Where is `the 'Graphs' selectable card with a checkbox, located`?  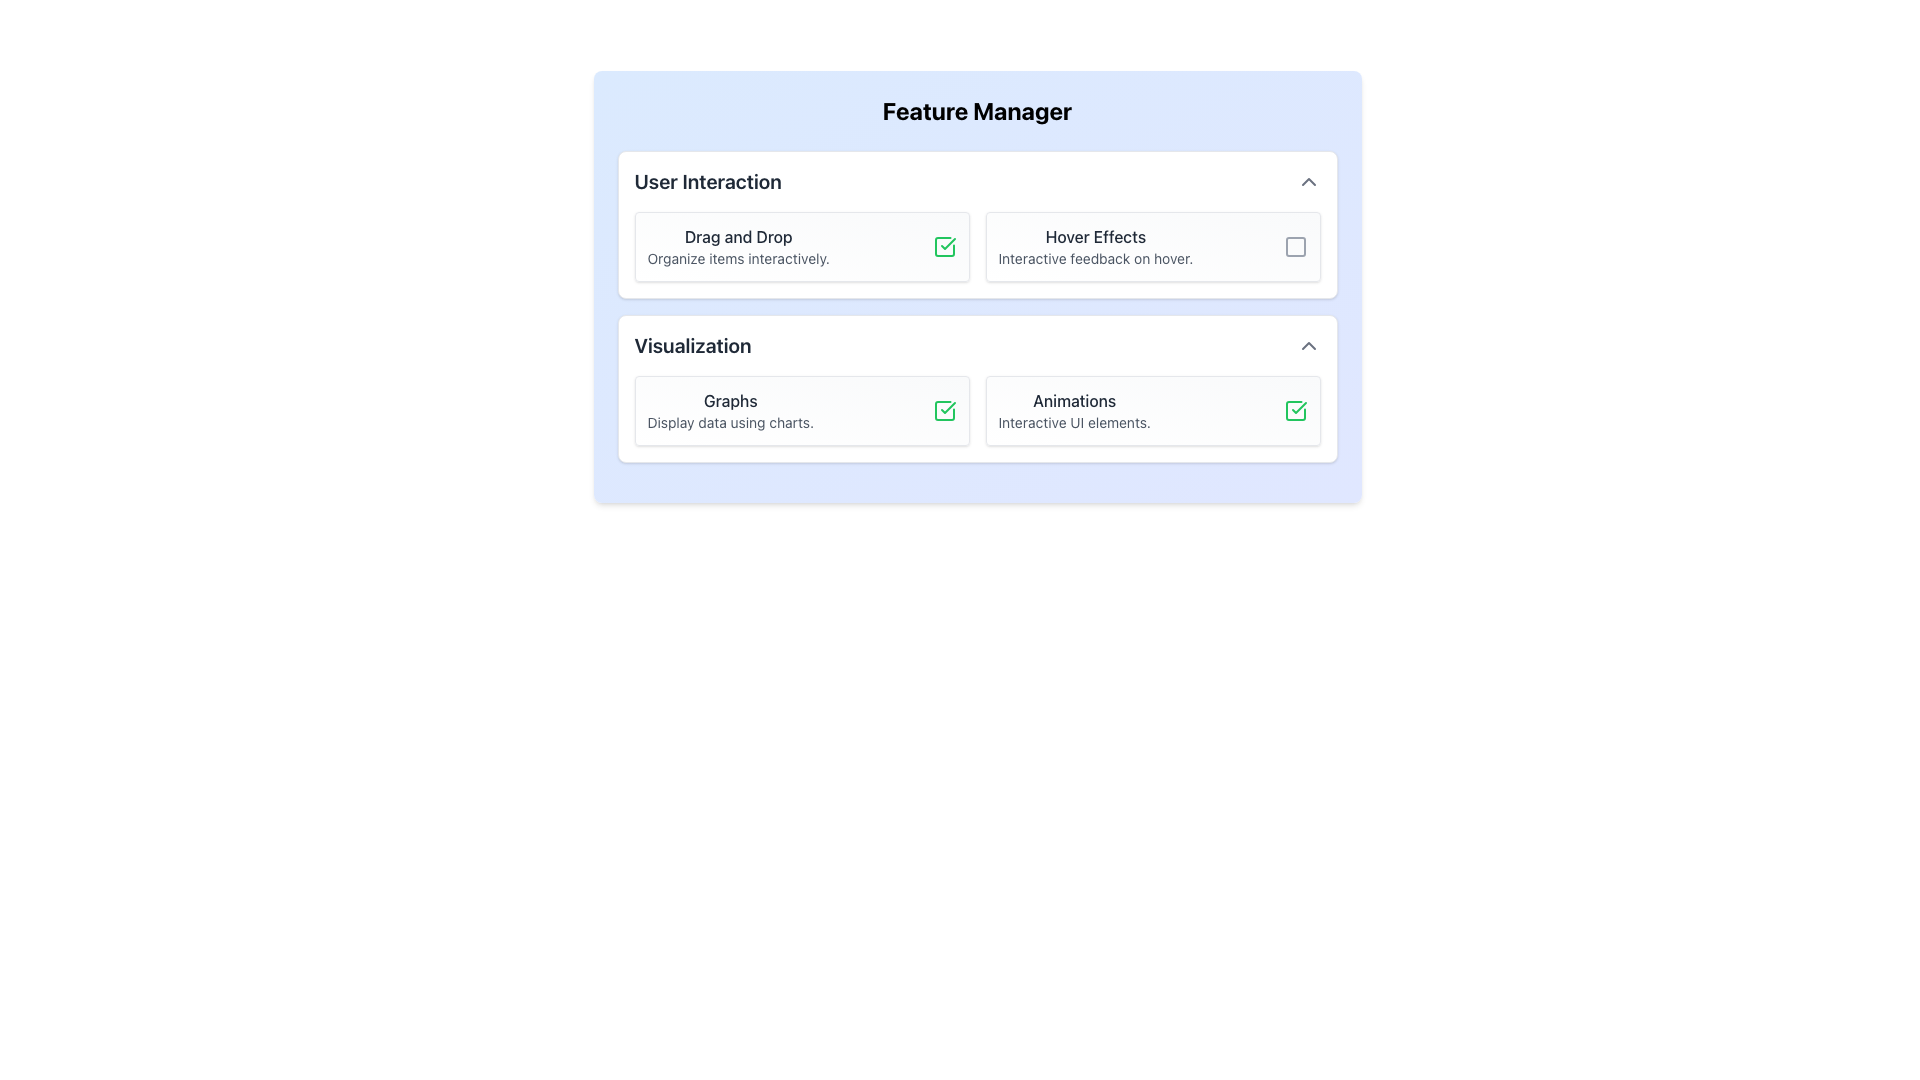
the 'Graphs' selectable card with a checkbox, located is located at coordinates (801, 410).